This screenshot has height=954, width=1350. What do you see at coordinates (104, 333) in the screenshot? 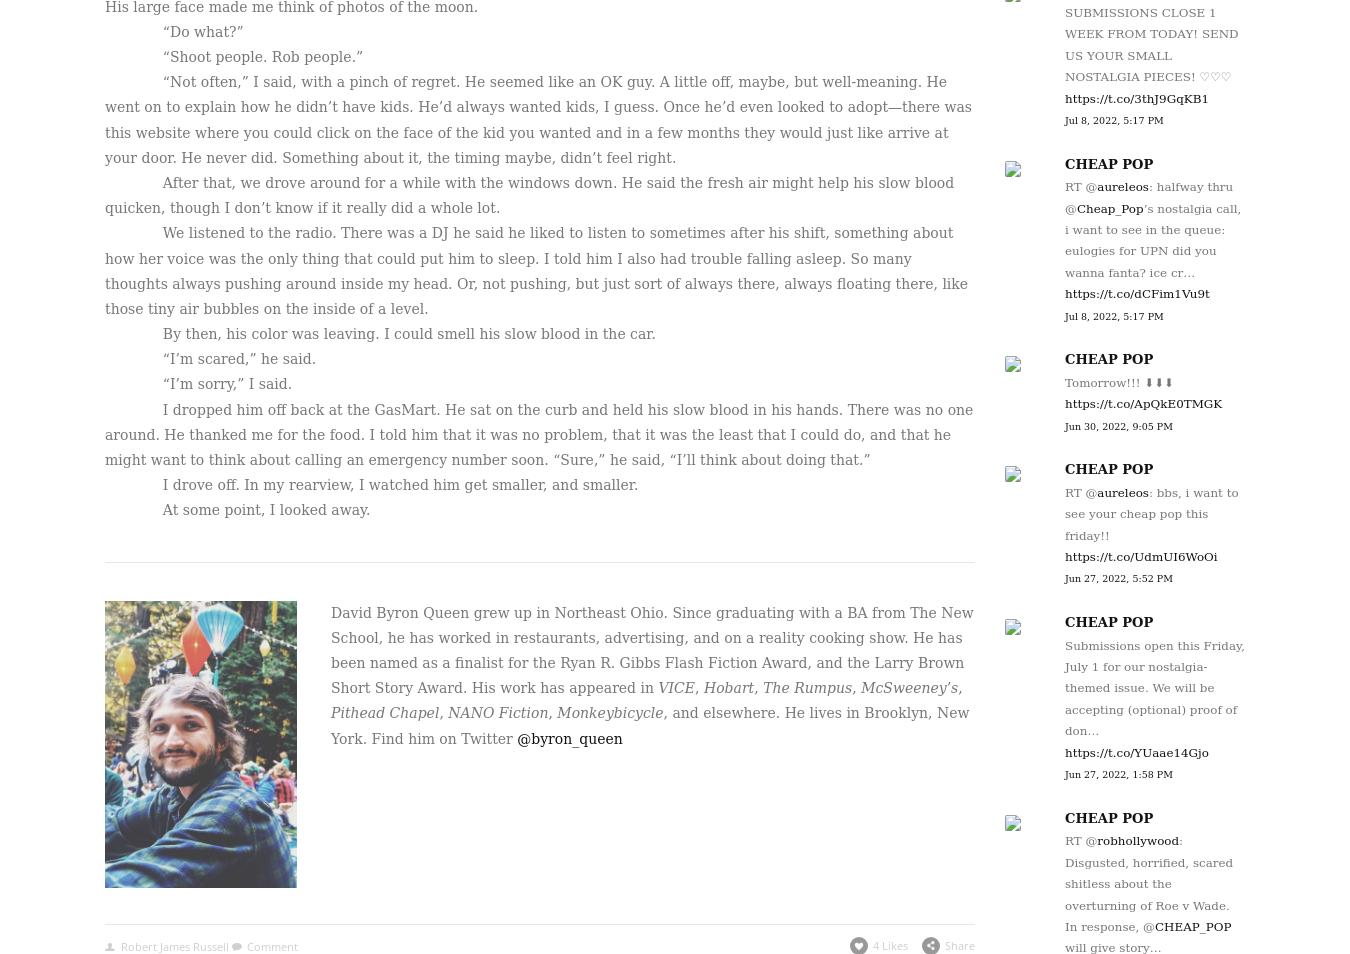
I see `'By then, his color was leaving. I could smell his slow blood in the car.'` at bounding box center [104, 333].